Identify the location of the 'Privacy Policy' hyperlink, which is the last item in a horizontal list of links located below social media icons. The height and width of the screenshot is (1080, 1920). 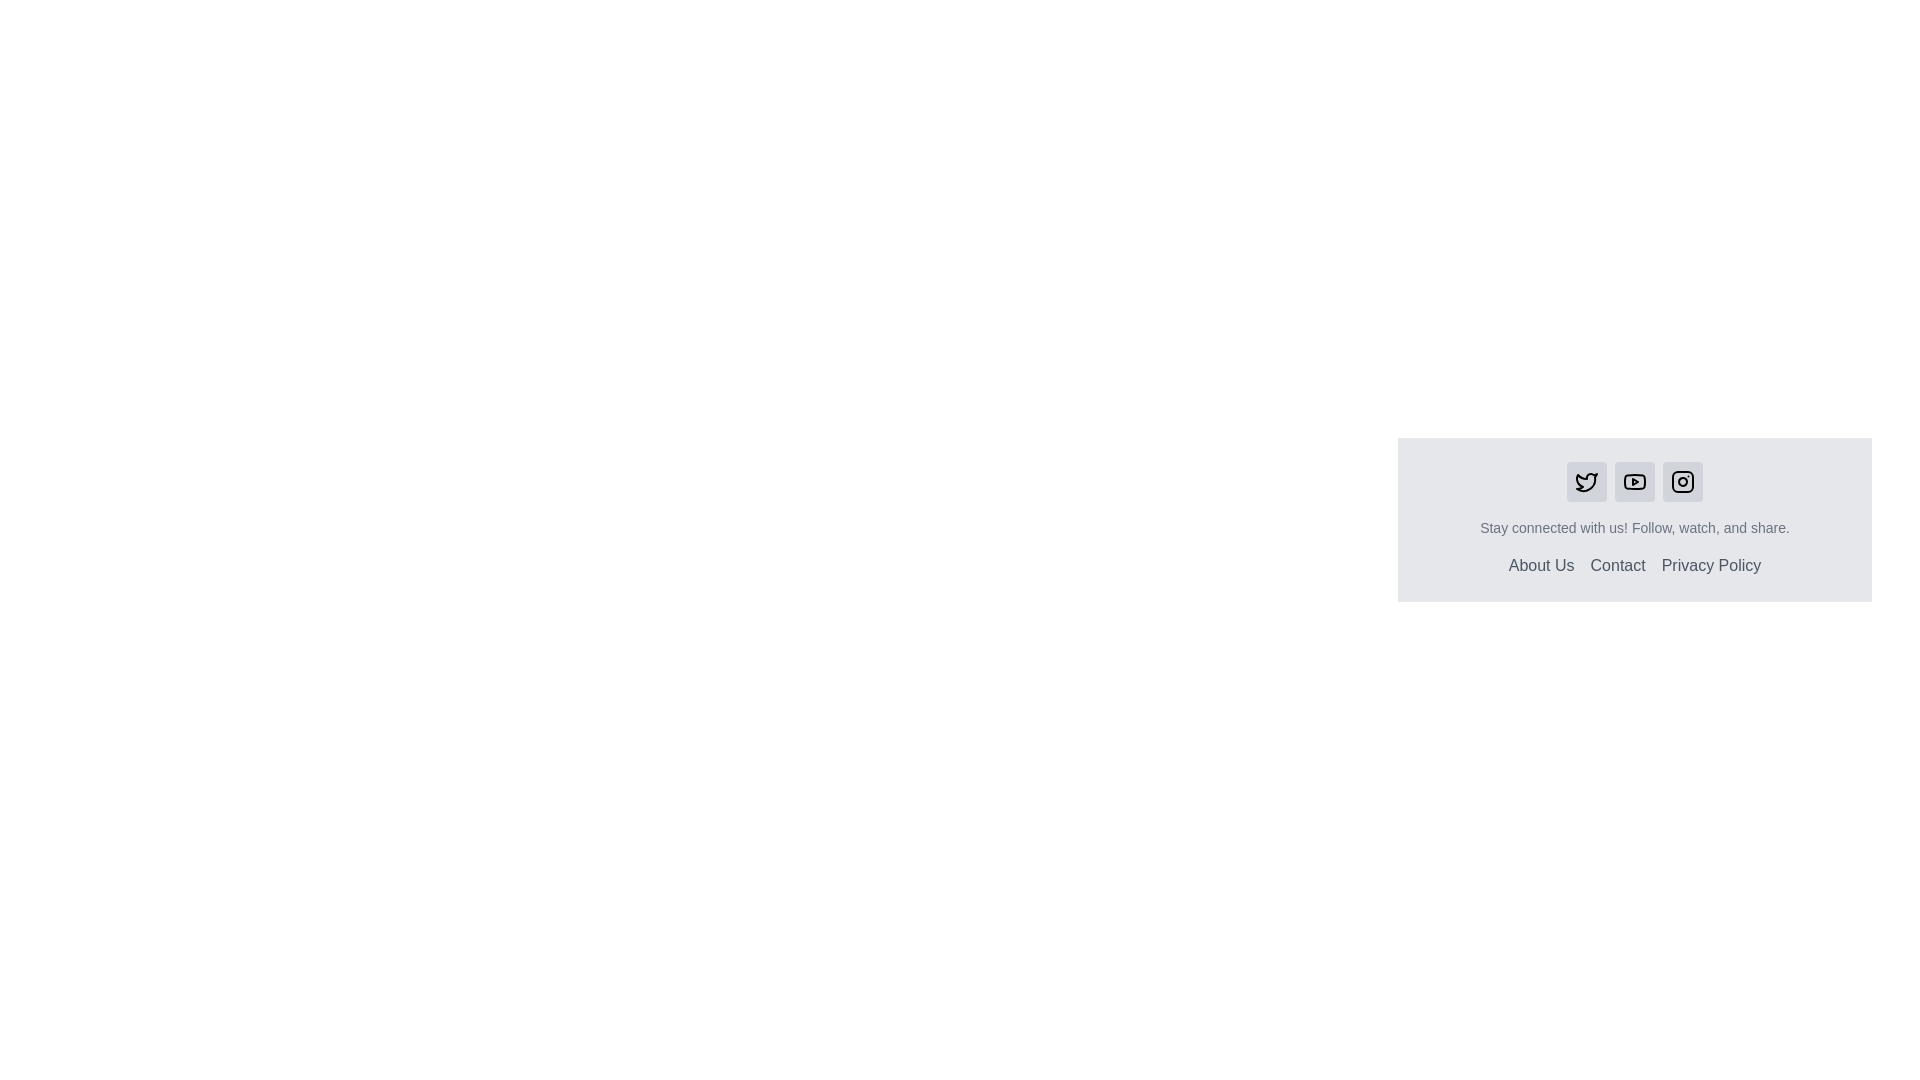
(1710, 566).